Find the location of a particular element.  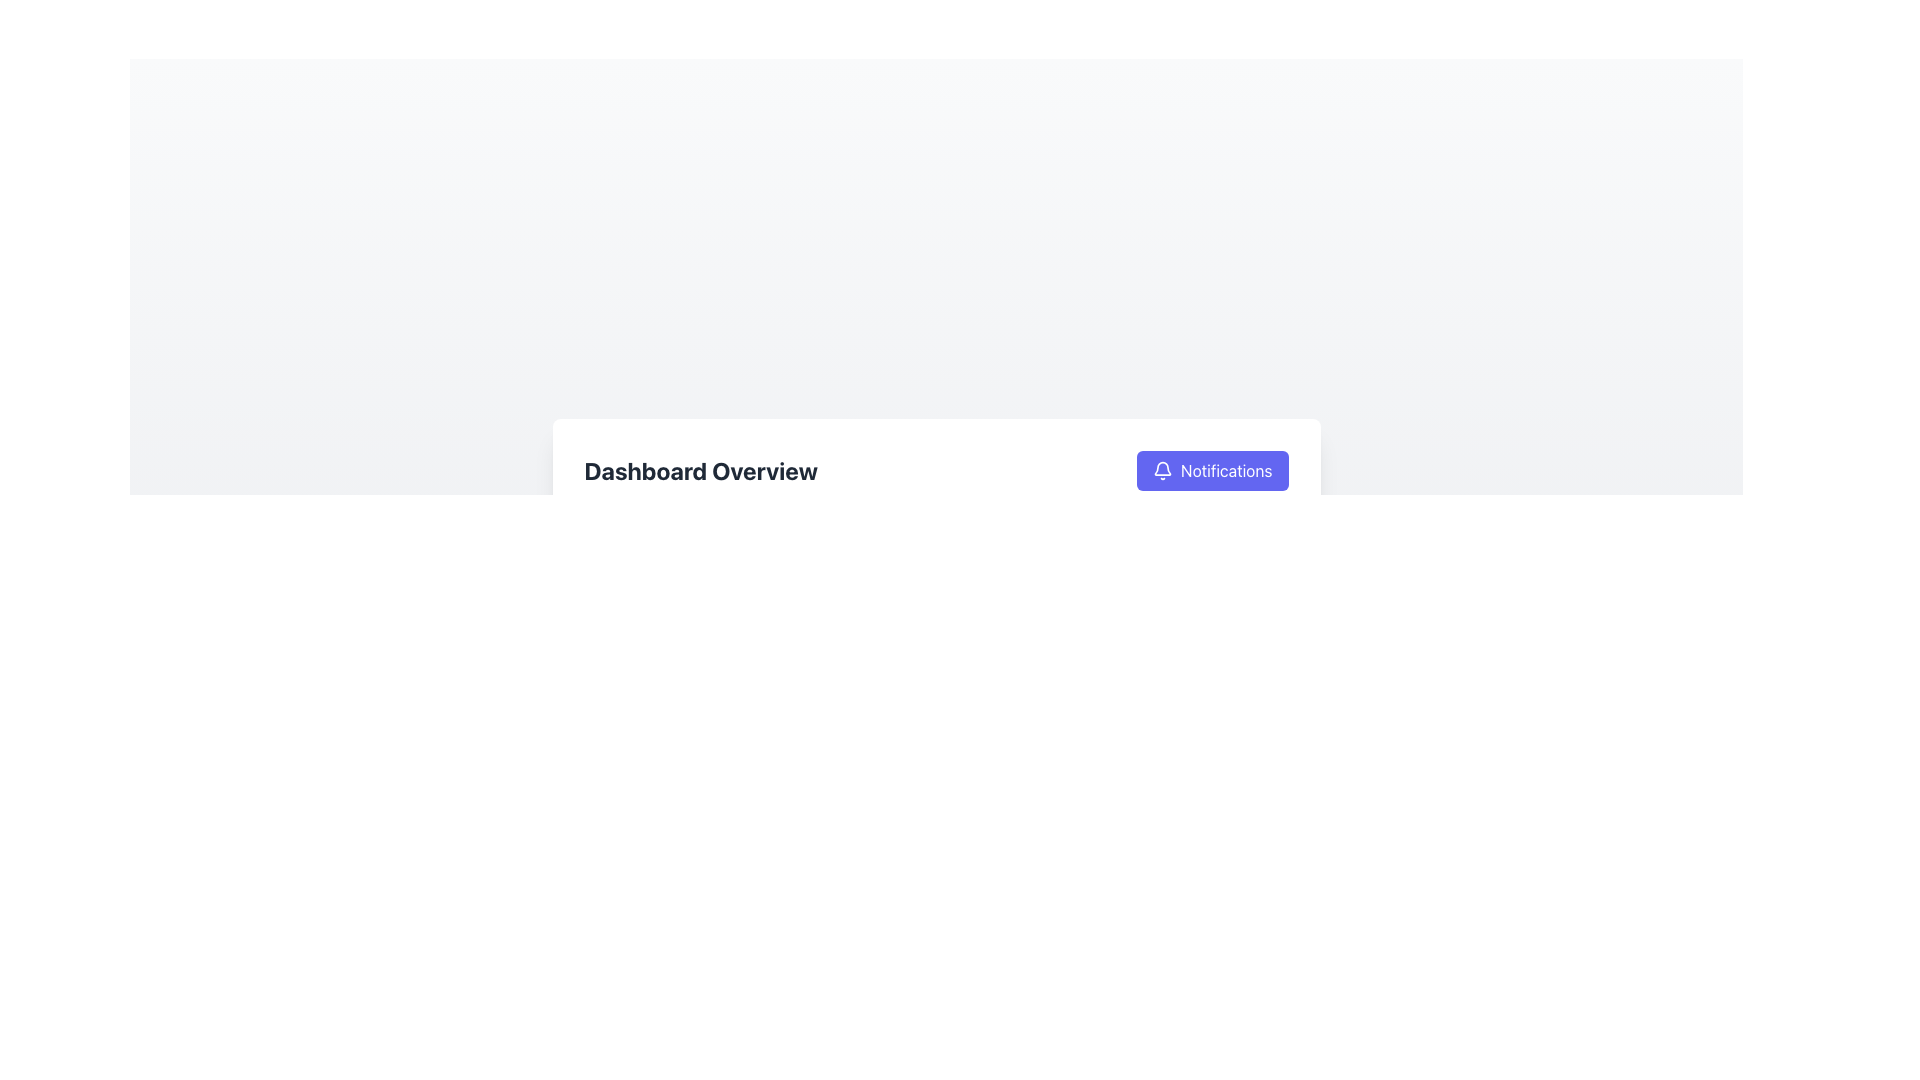

the 'Notifications' button with a deep blue background and white text located in the upper right corner of the 'Dashboard Overview' section is located at coordinates (1211, 470).